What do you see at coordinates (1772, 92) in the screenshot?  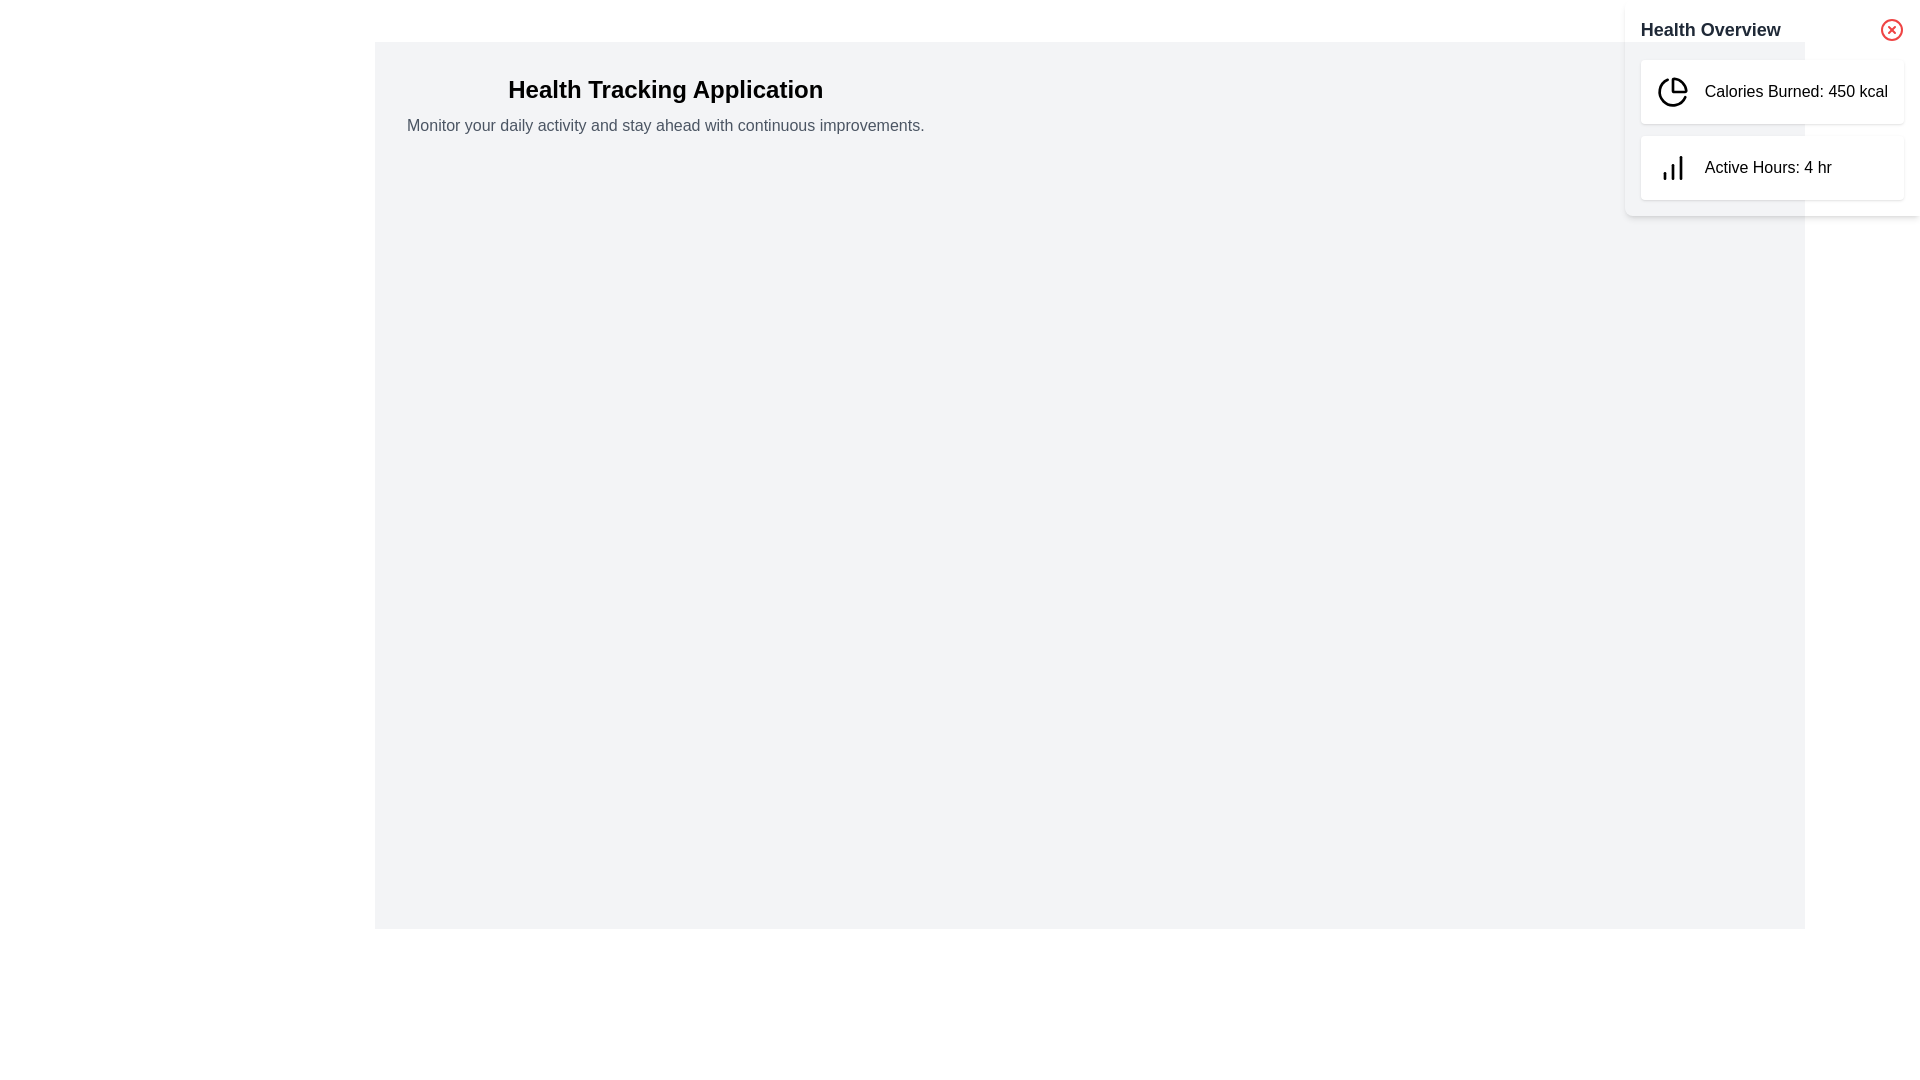 I see `the Card element displaying 'Calories Burned: 450 kcal' in the Health Overview section, which features a black pie chart icon and is styled with a white background` at bounding box center [1772, 92].